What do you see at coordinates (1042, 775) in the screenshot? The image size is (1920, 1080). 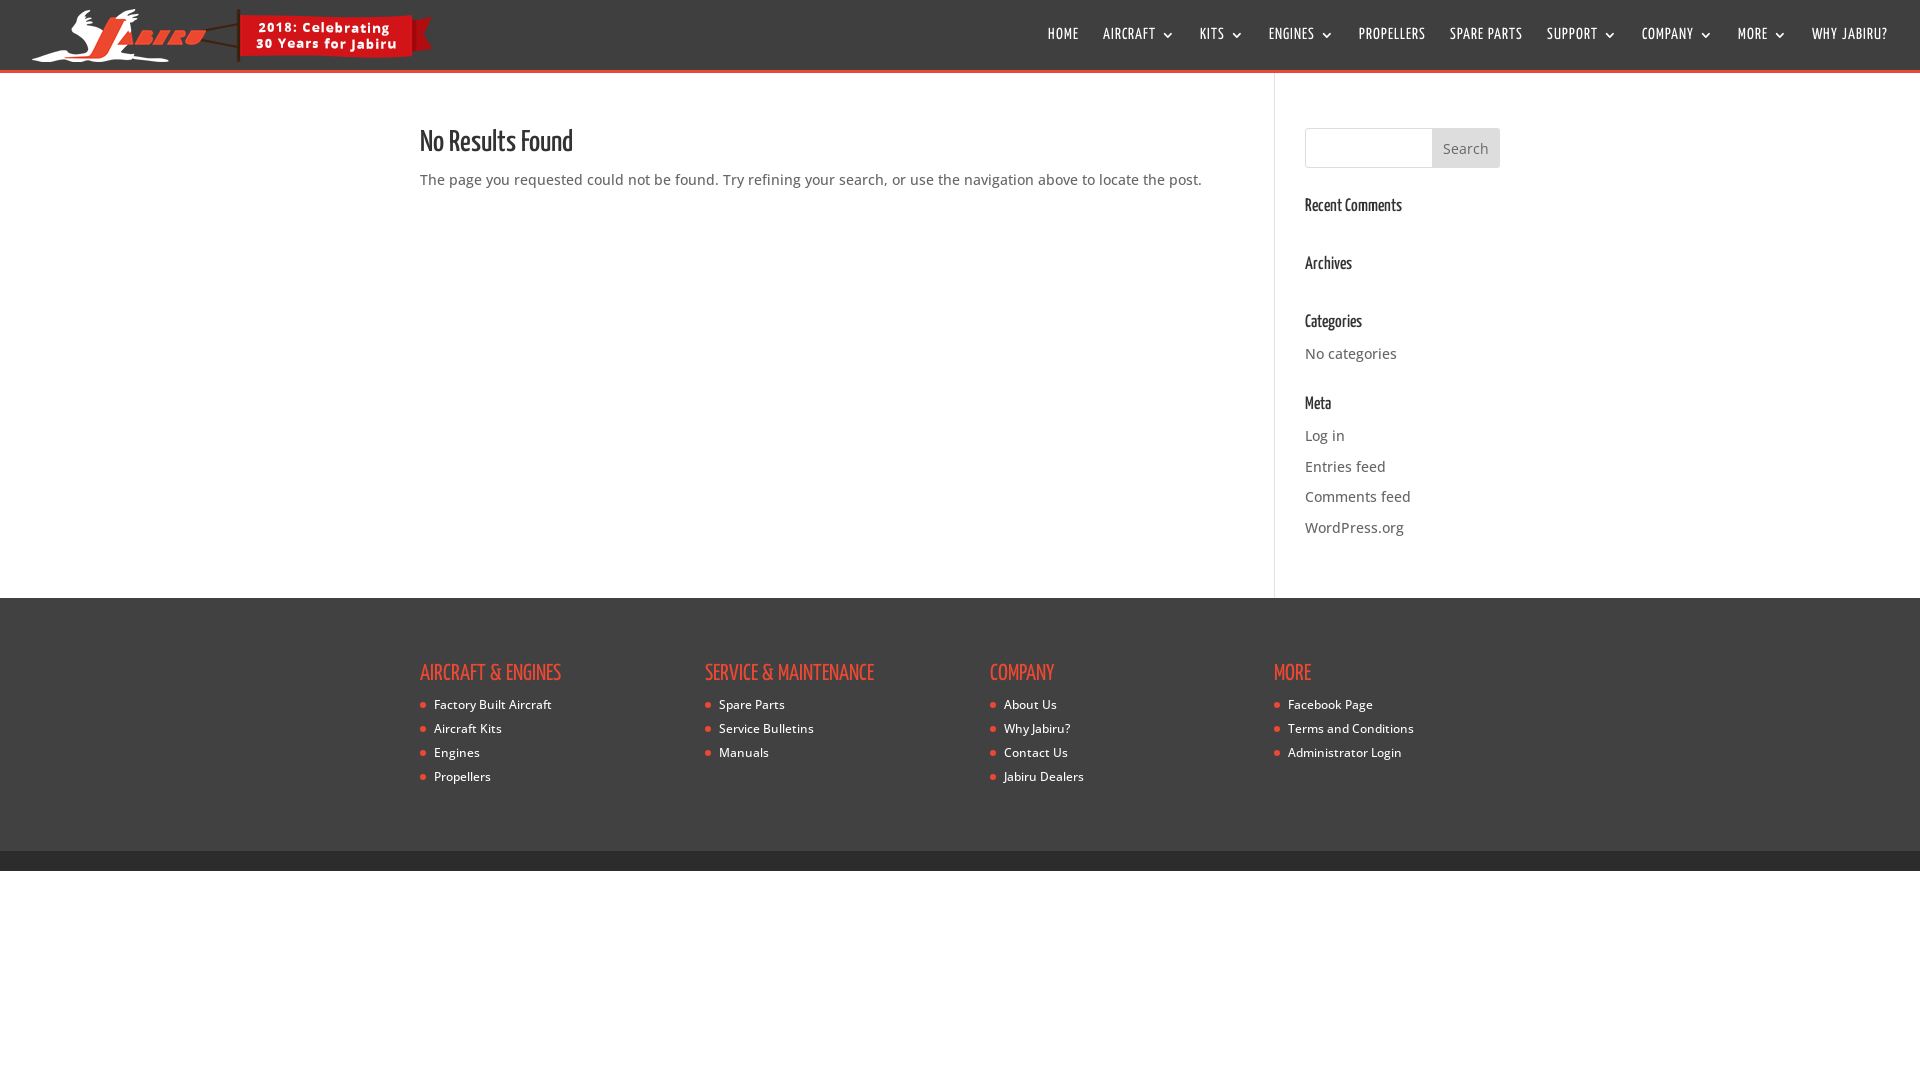 I see `'Jabiru Dealers'` at bounding box center [1042, 775].